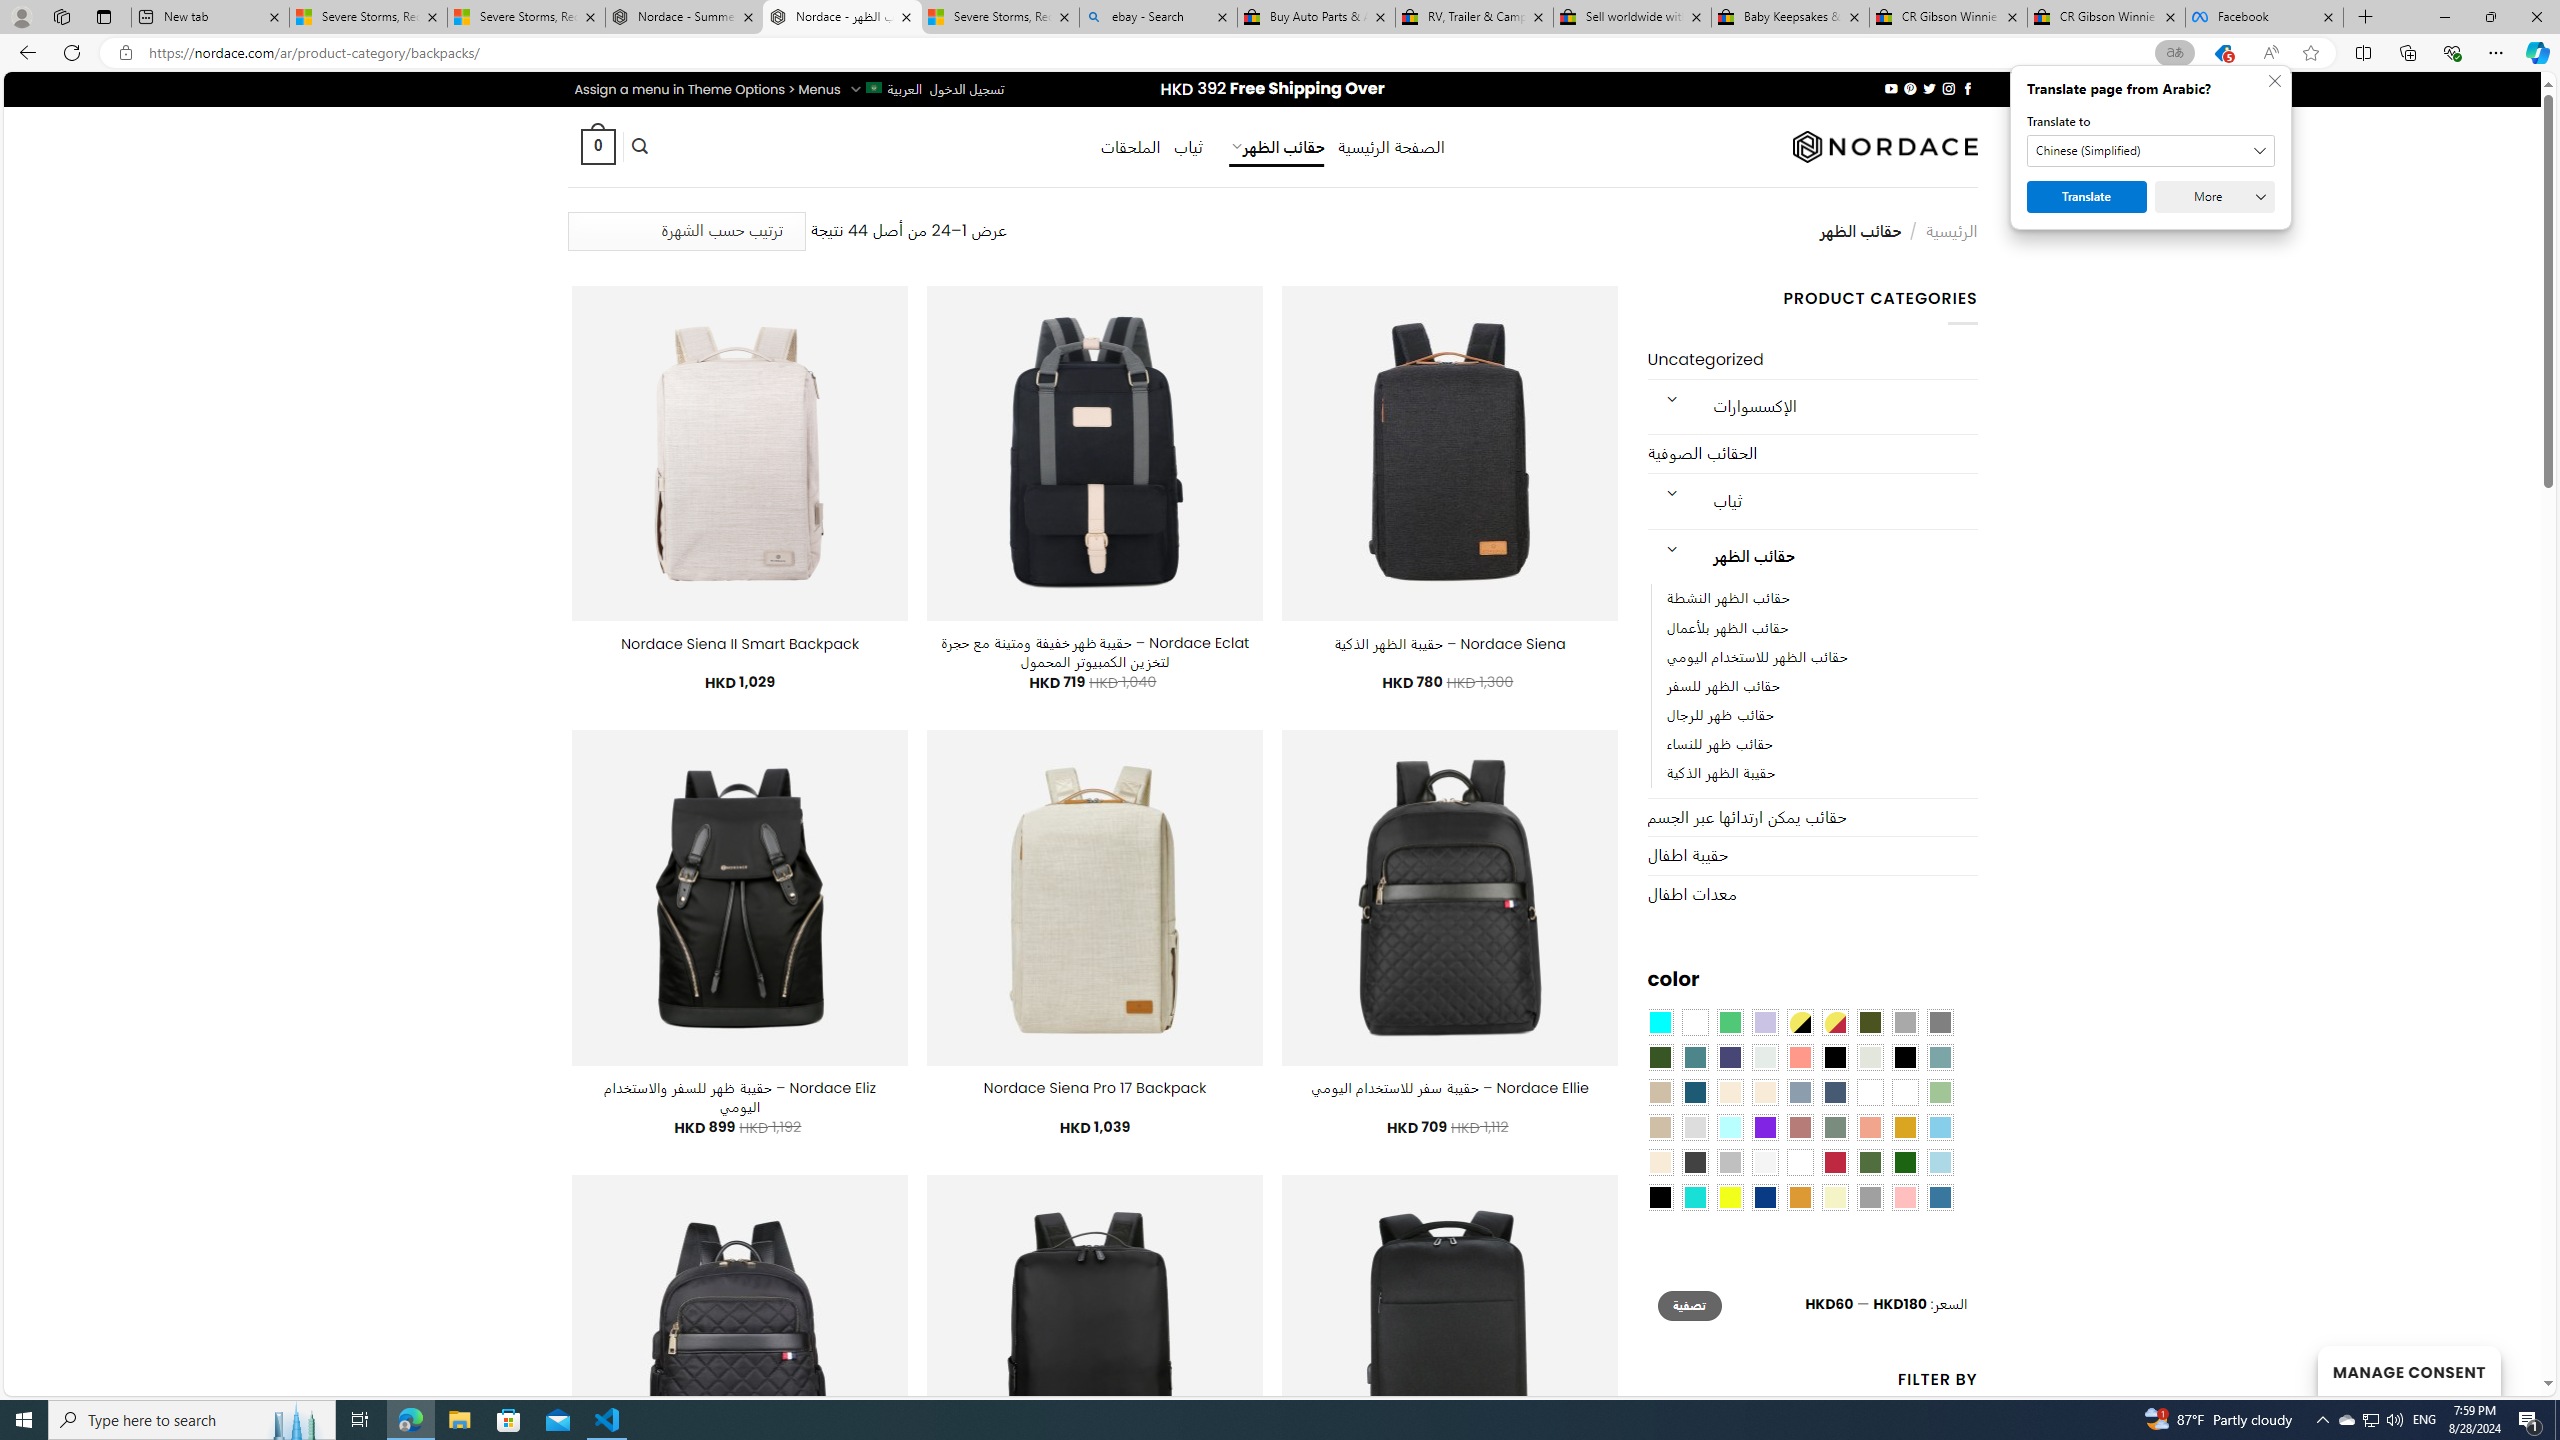 The height and width of the screenshot is (1440, 2560). What do you see at coordinates (1940, 1091) in the screenshot?
I see `'Light Green'` at bounding box center [1940, 1091].